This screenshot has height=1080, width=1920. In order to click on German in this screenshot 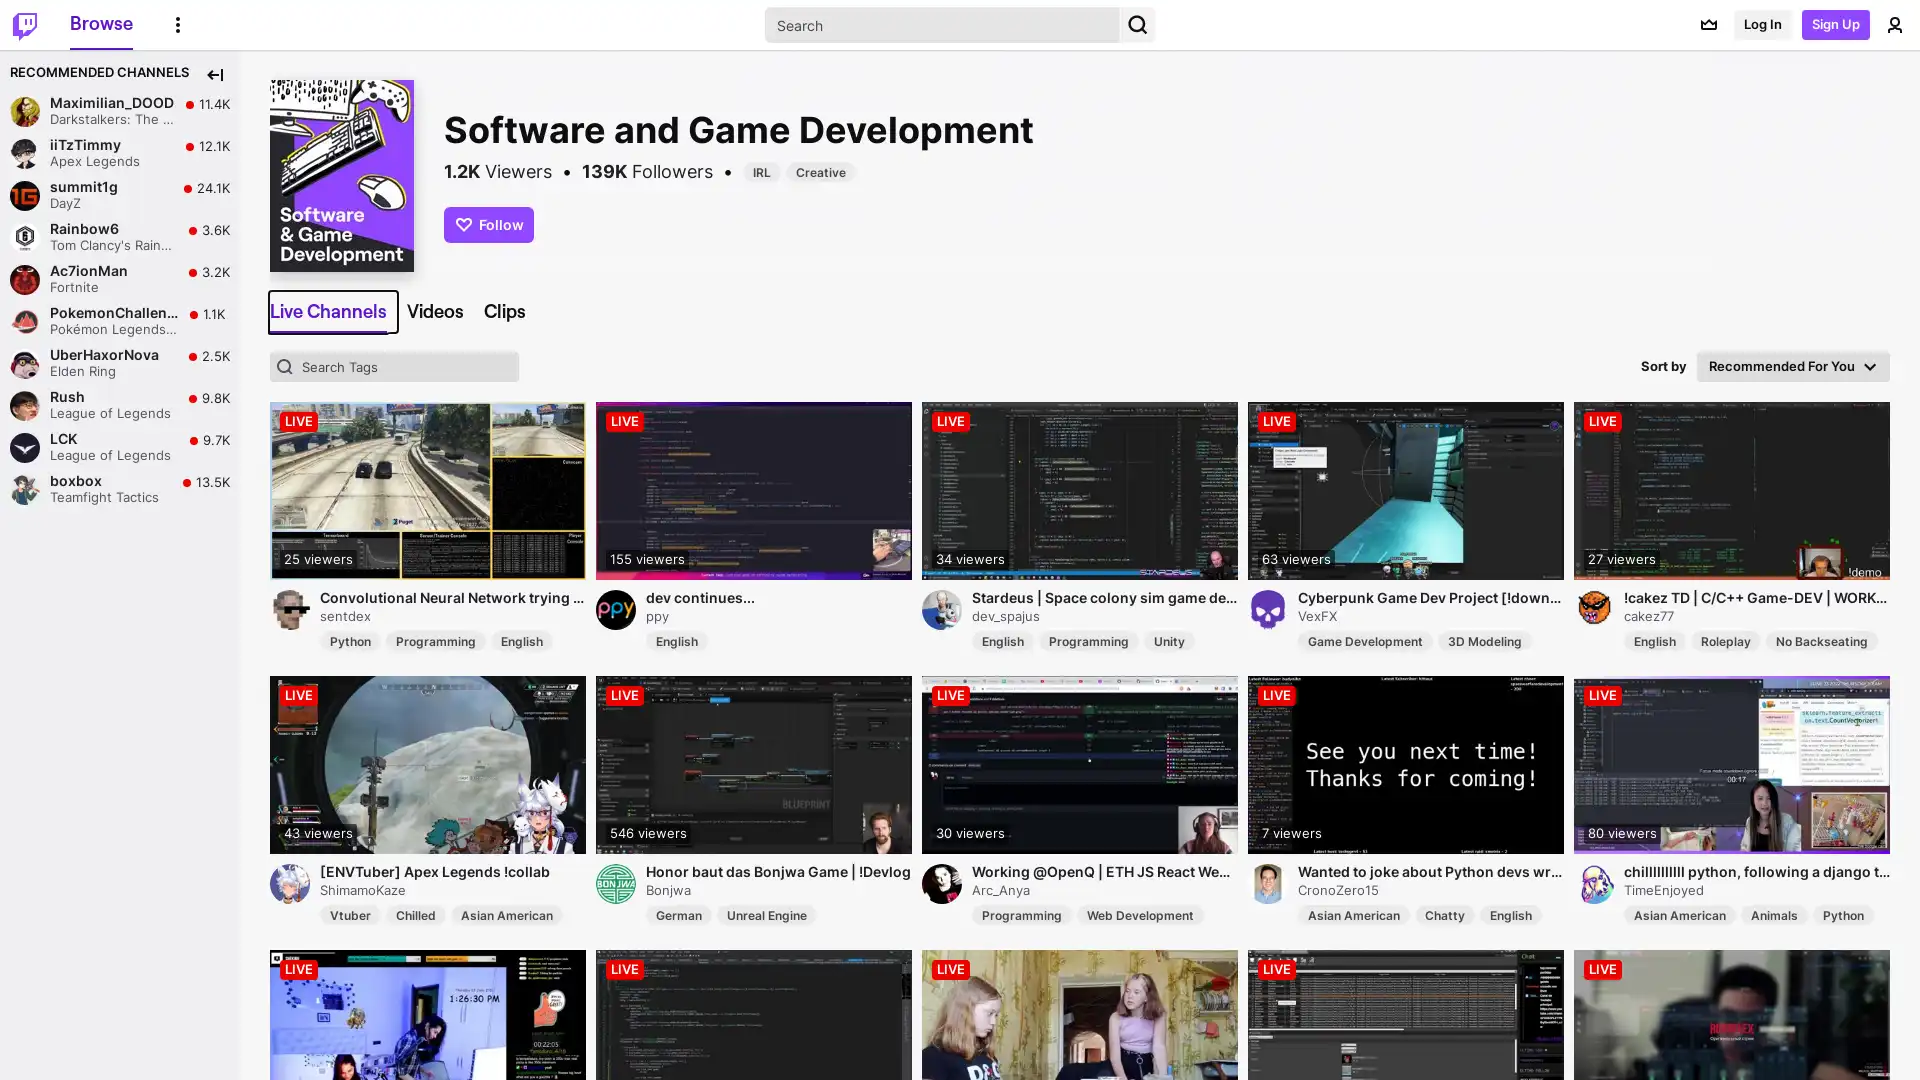, I will do `click(678, 914)`.